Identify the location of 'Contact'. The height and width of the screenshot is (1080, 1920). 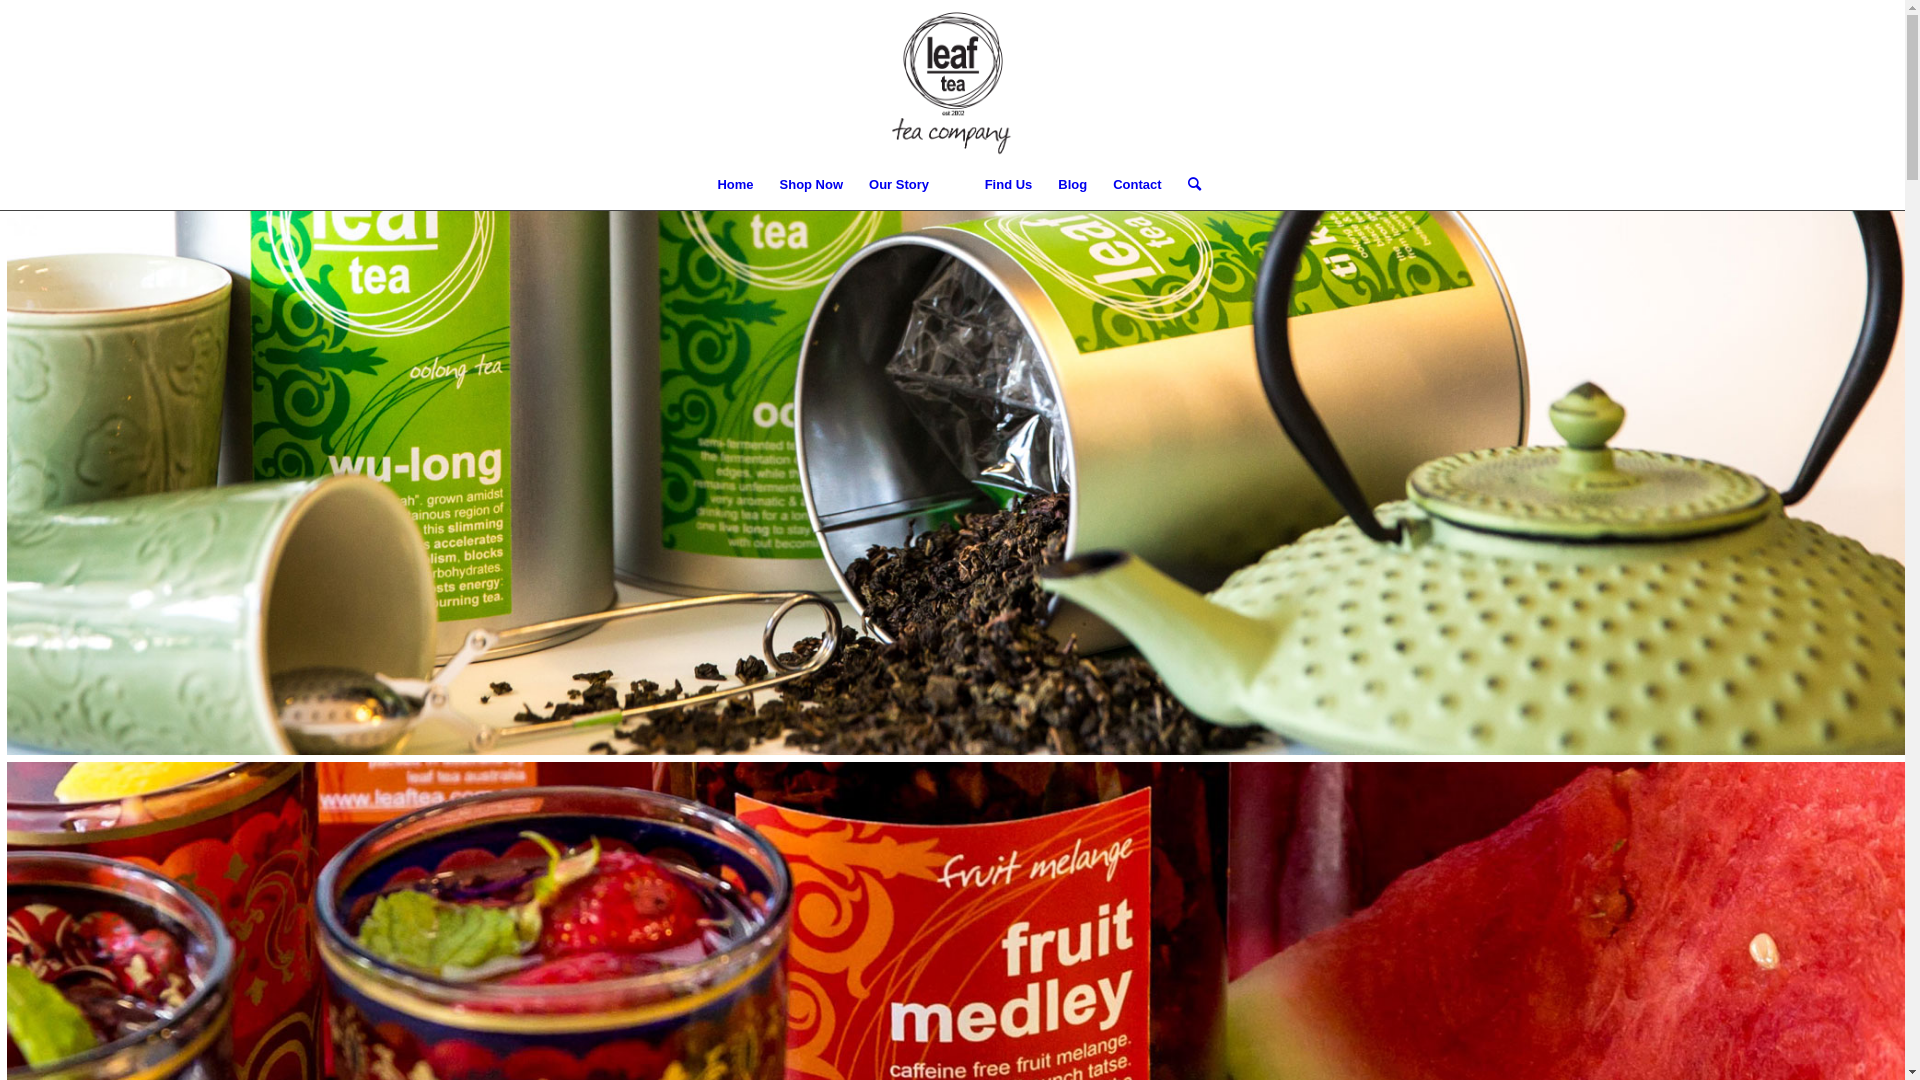
(1098, 185).